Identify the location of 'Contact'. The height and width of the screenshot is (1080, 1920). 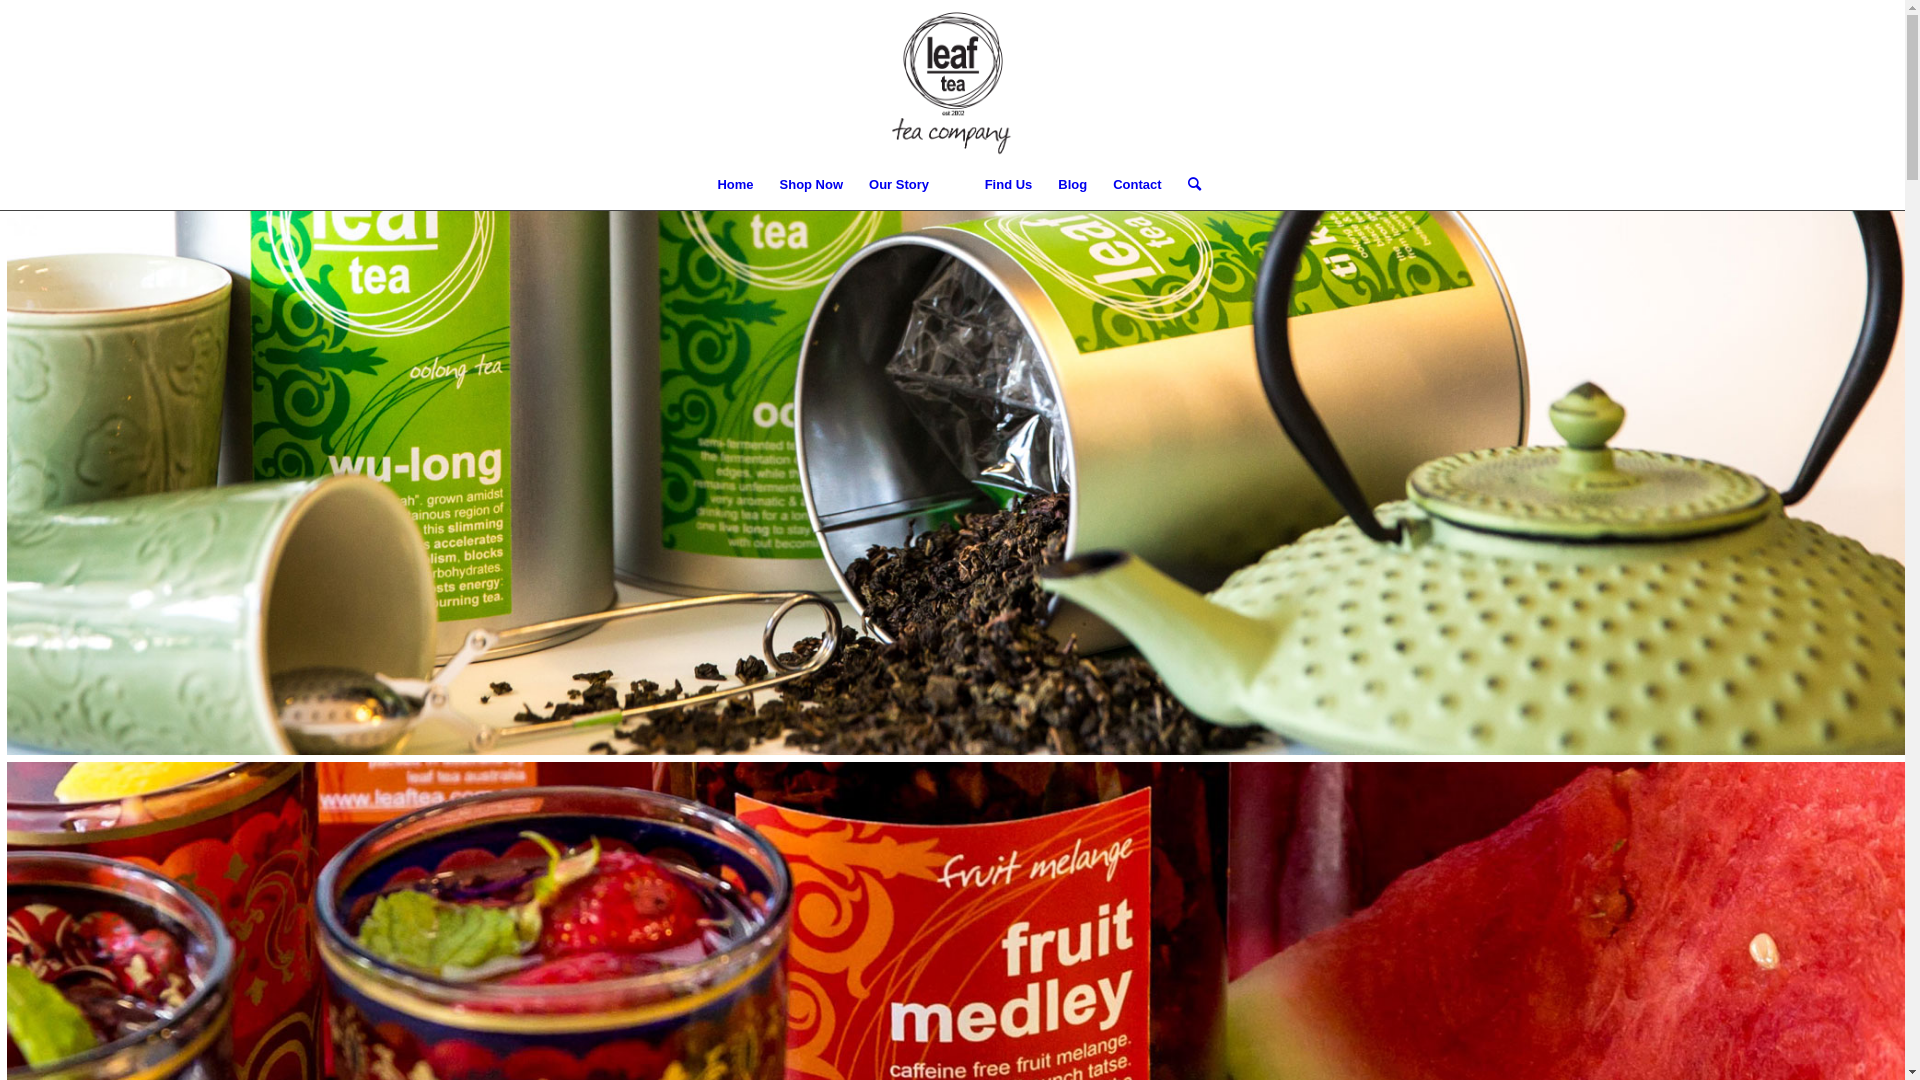
(1098, 185).